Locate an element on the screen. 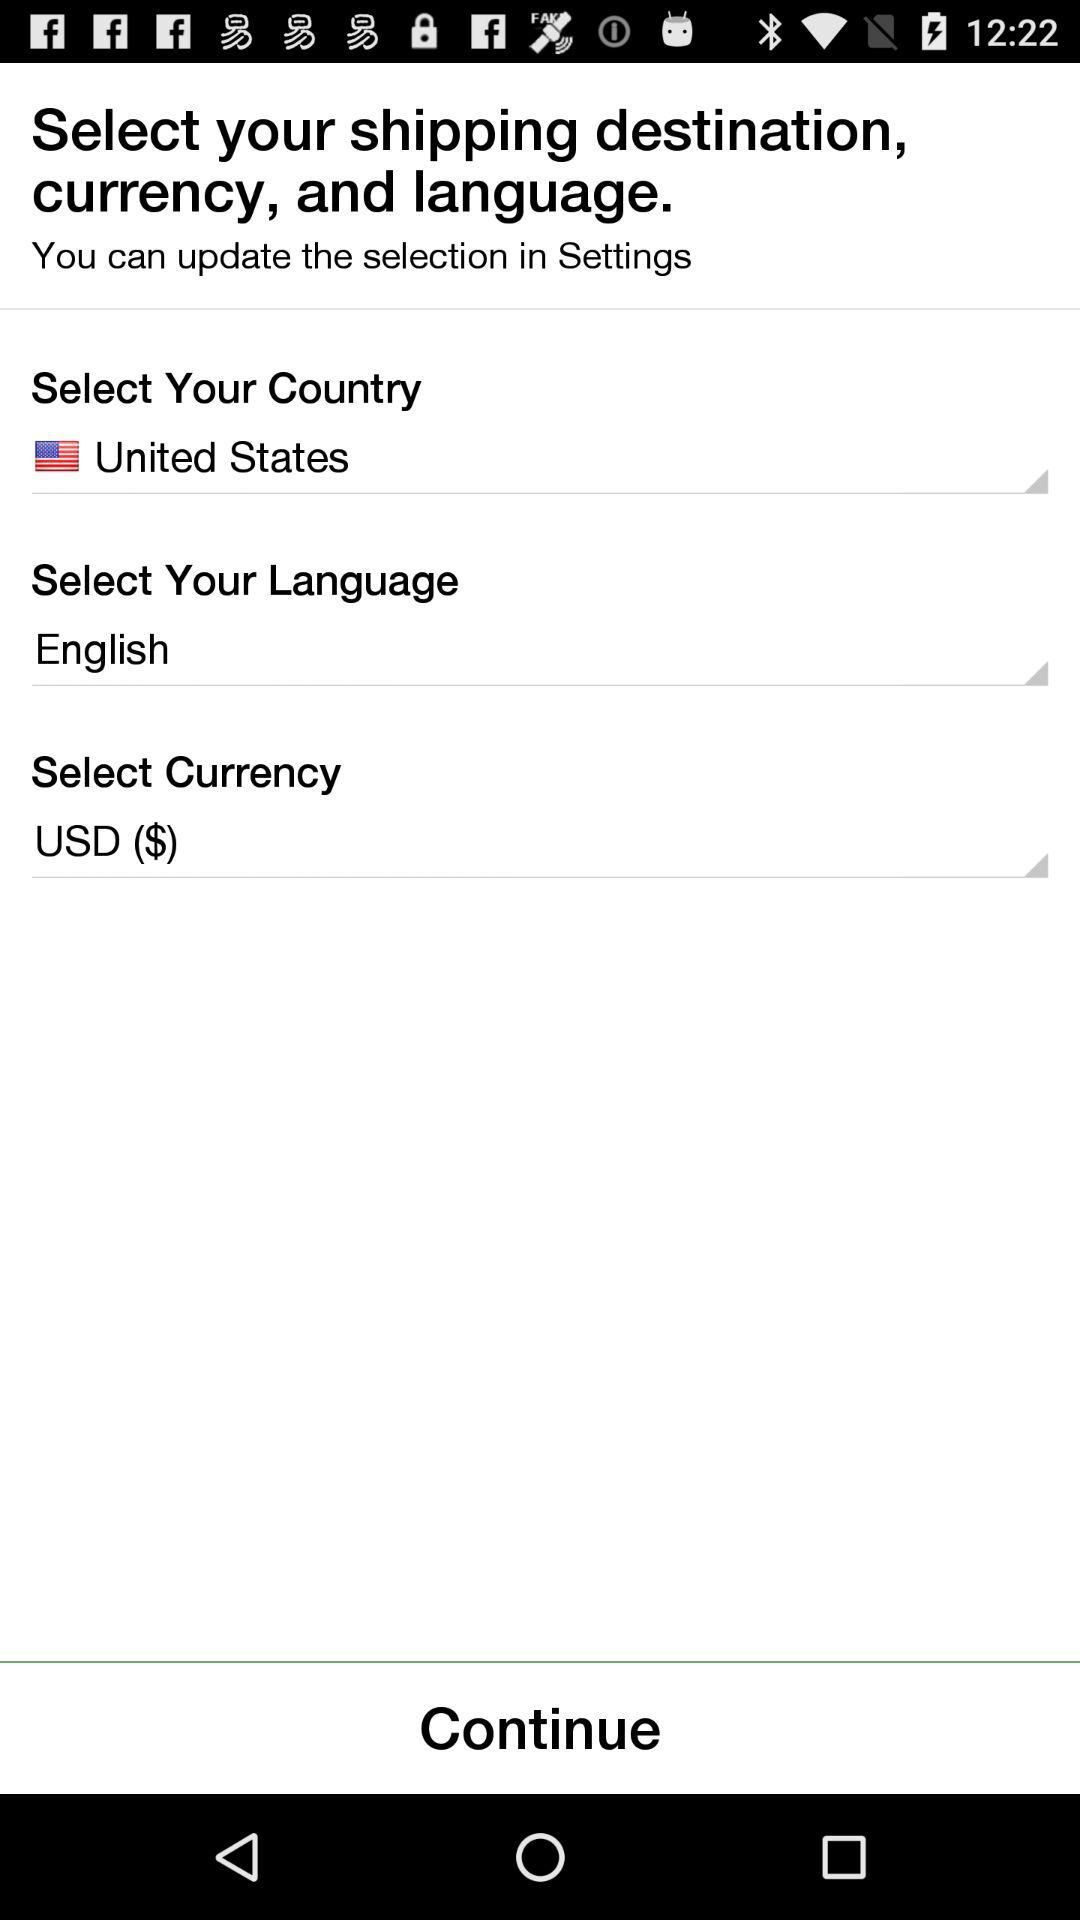 The height and width of the screenshot is (1920, 1080). the continue item is located at coordinates (540, 1727).